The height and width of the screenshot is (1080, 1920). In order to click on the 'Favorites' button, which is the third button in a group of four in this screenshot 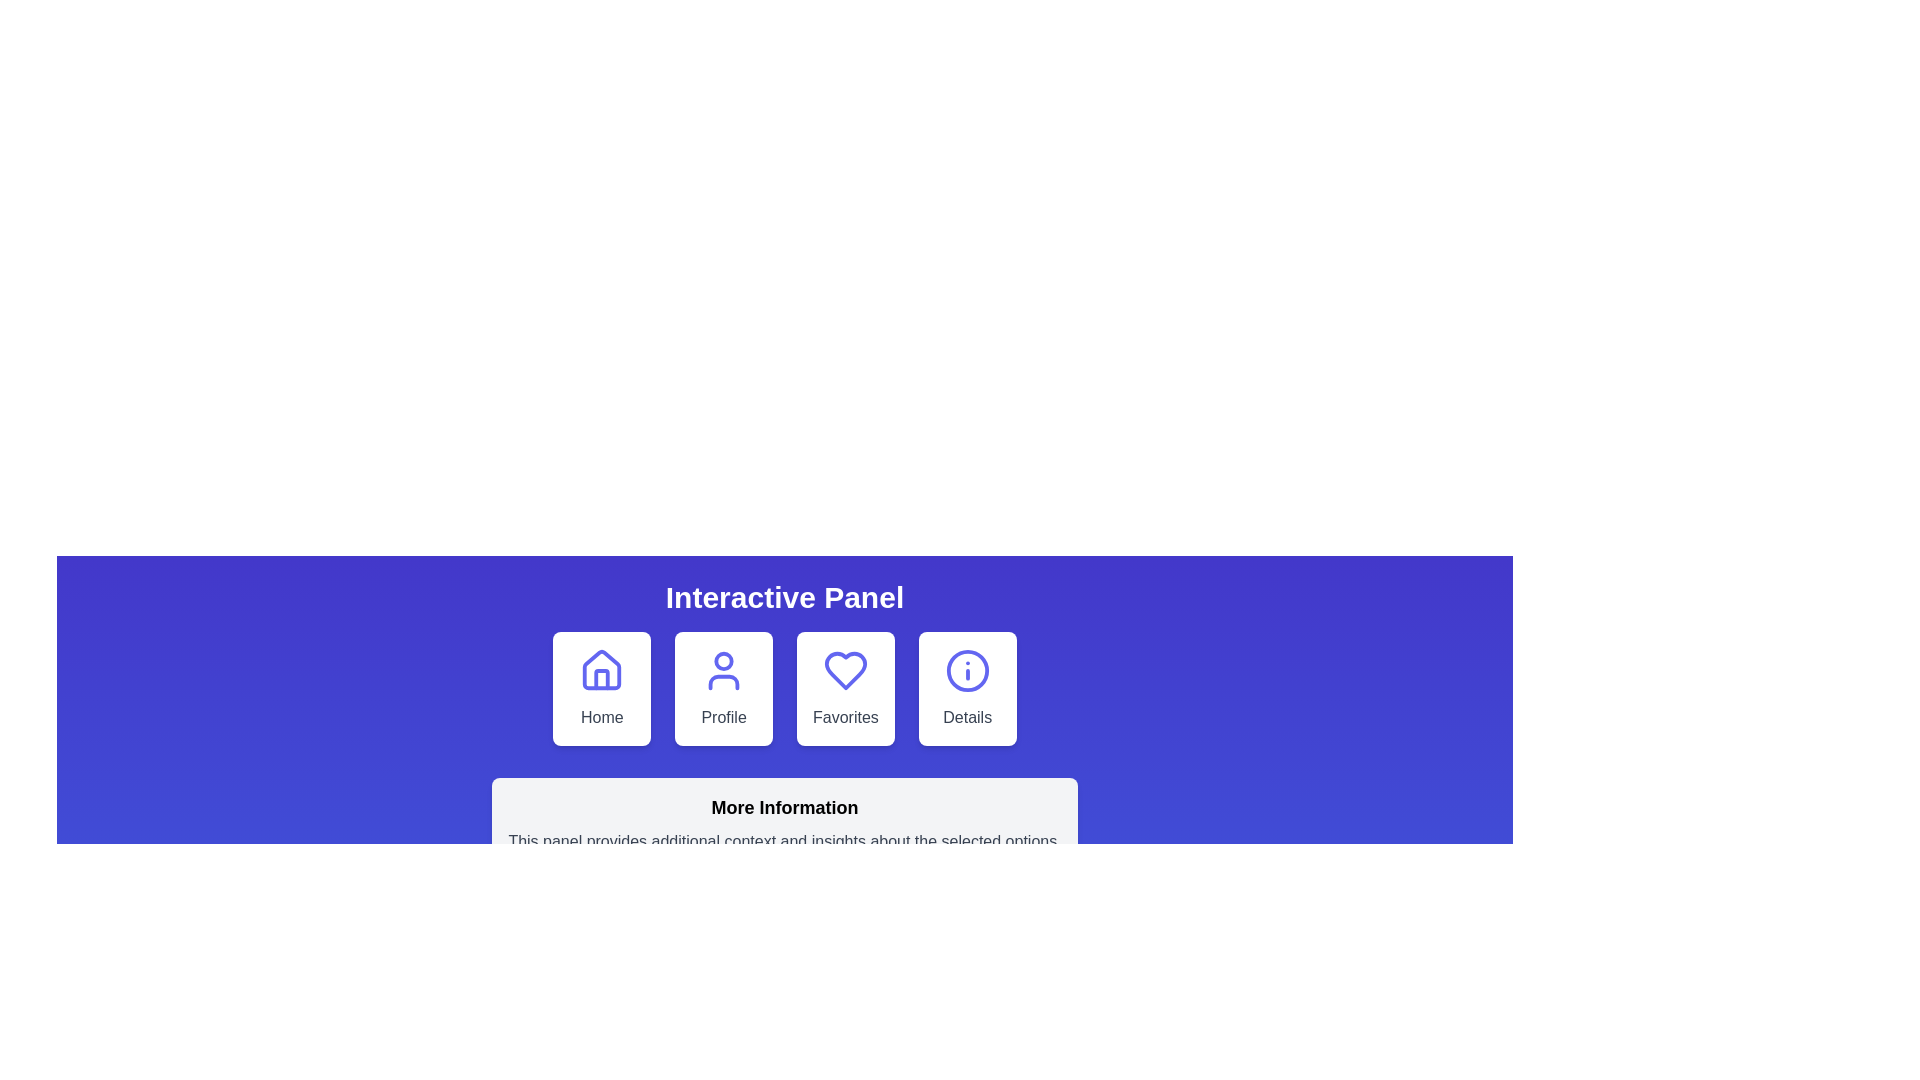, I will do `click(845, 688)`.